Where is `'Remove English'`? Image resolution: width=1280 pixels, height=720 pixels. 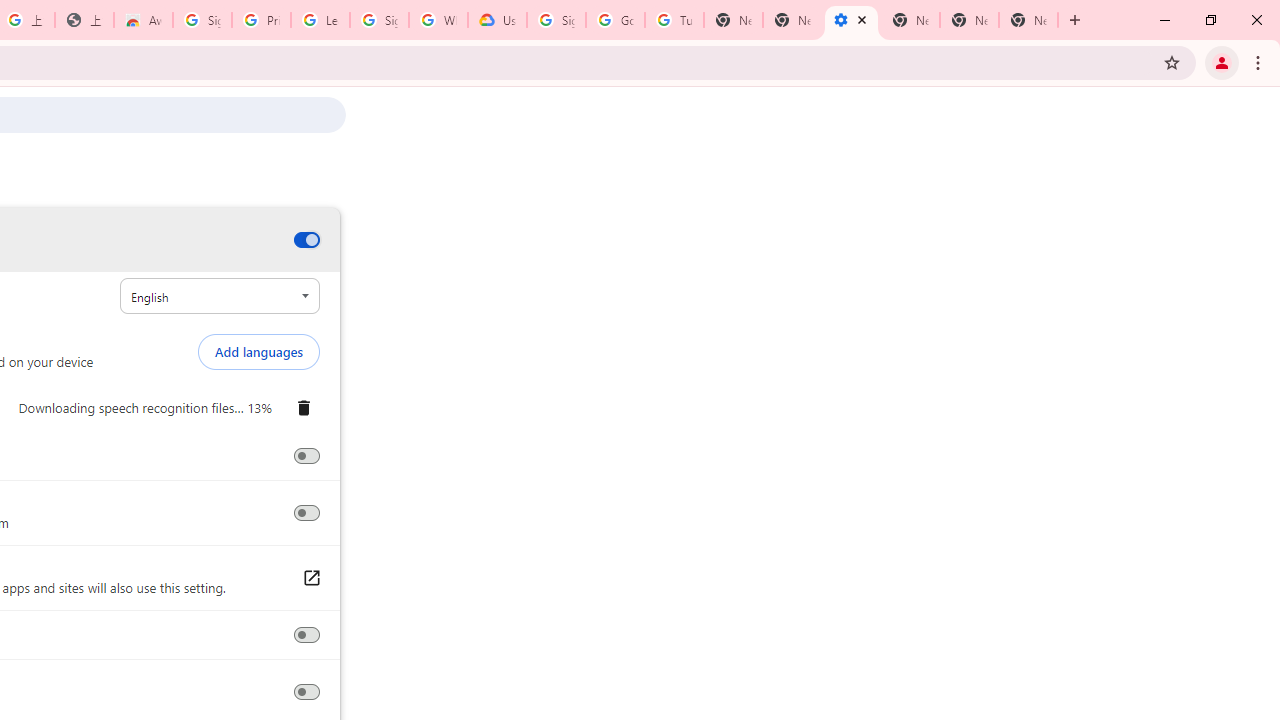
'Remove English' is located at coordinates (302, 407).